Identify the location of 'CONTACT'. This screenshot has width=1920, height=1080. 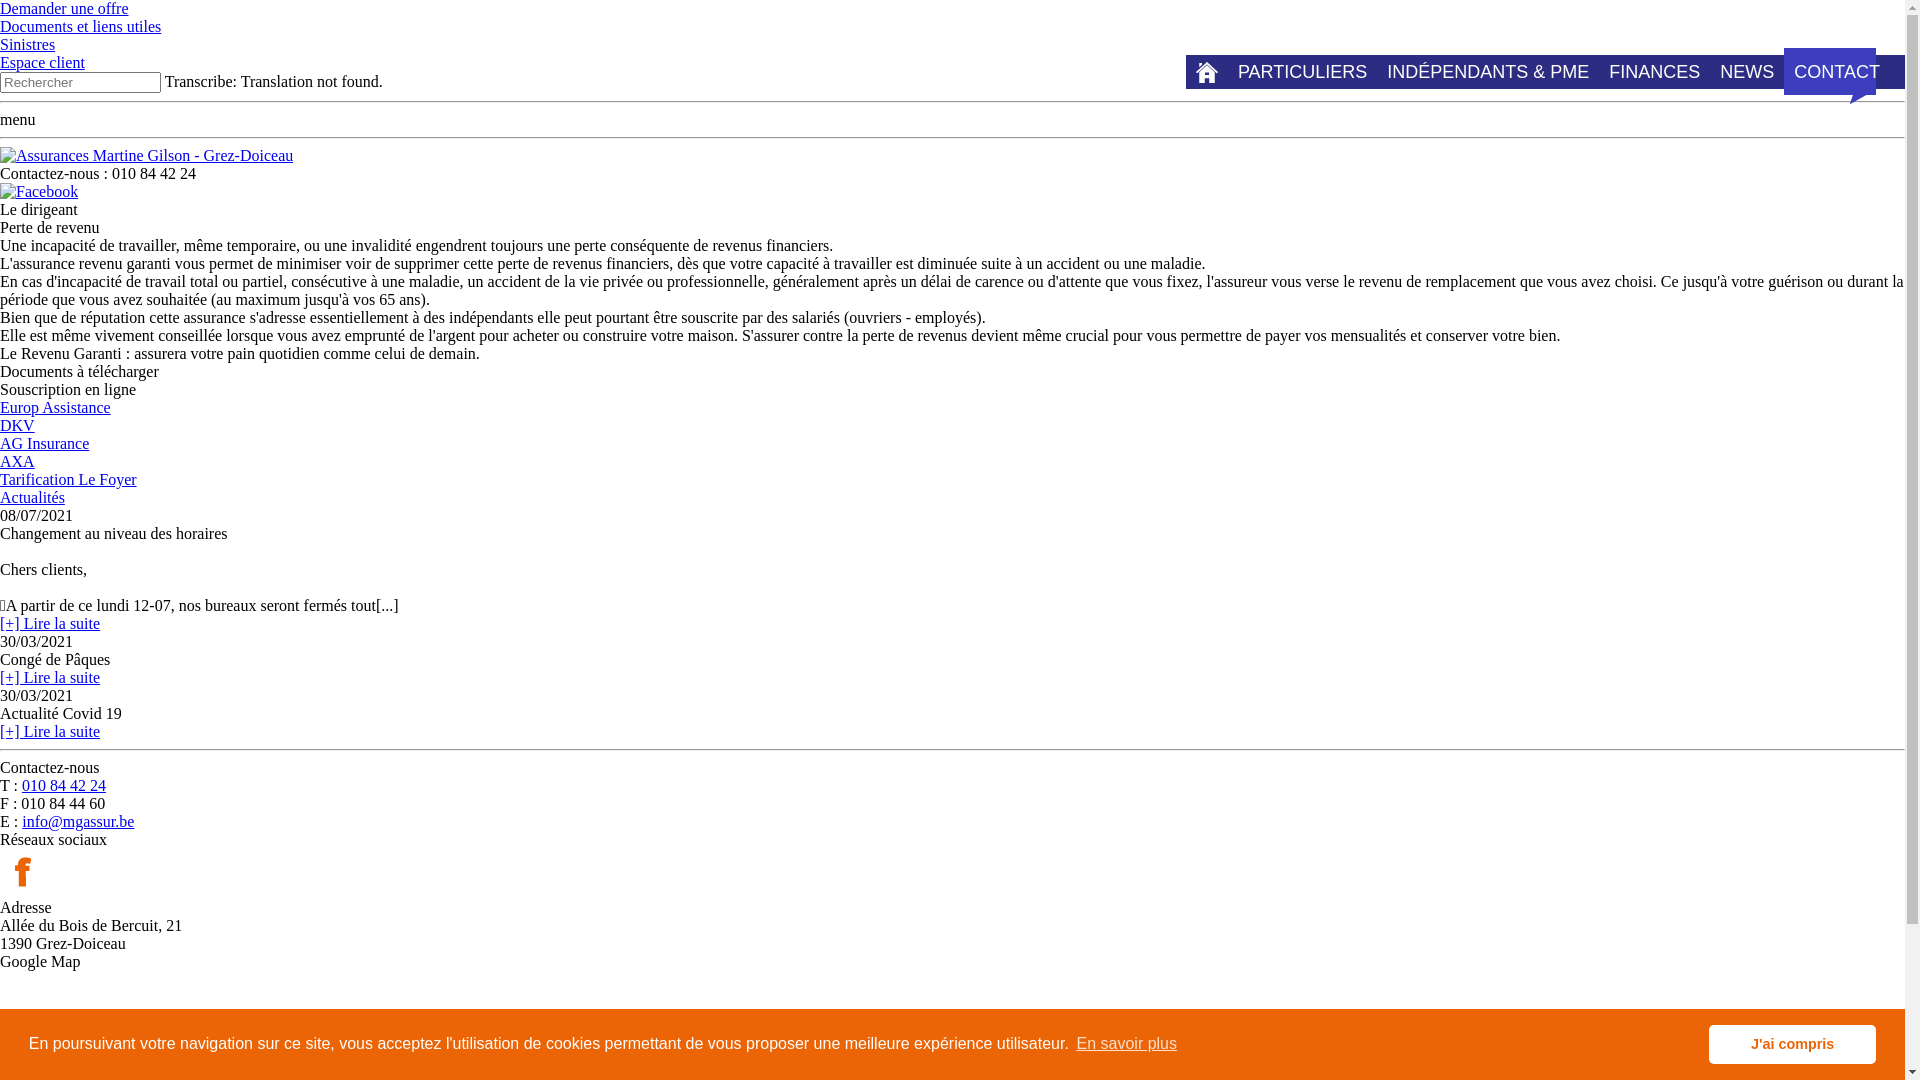
(1837, 79).